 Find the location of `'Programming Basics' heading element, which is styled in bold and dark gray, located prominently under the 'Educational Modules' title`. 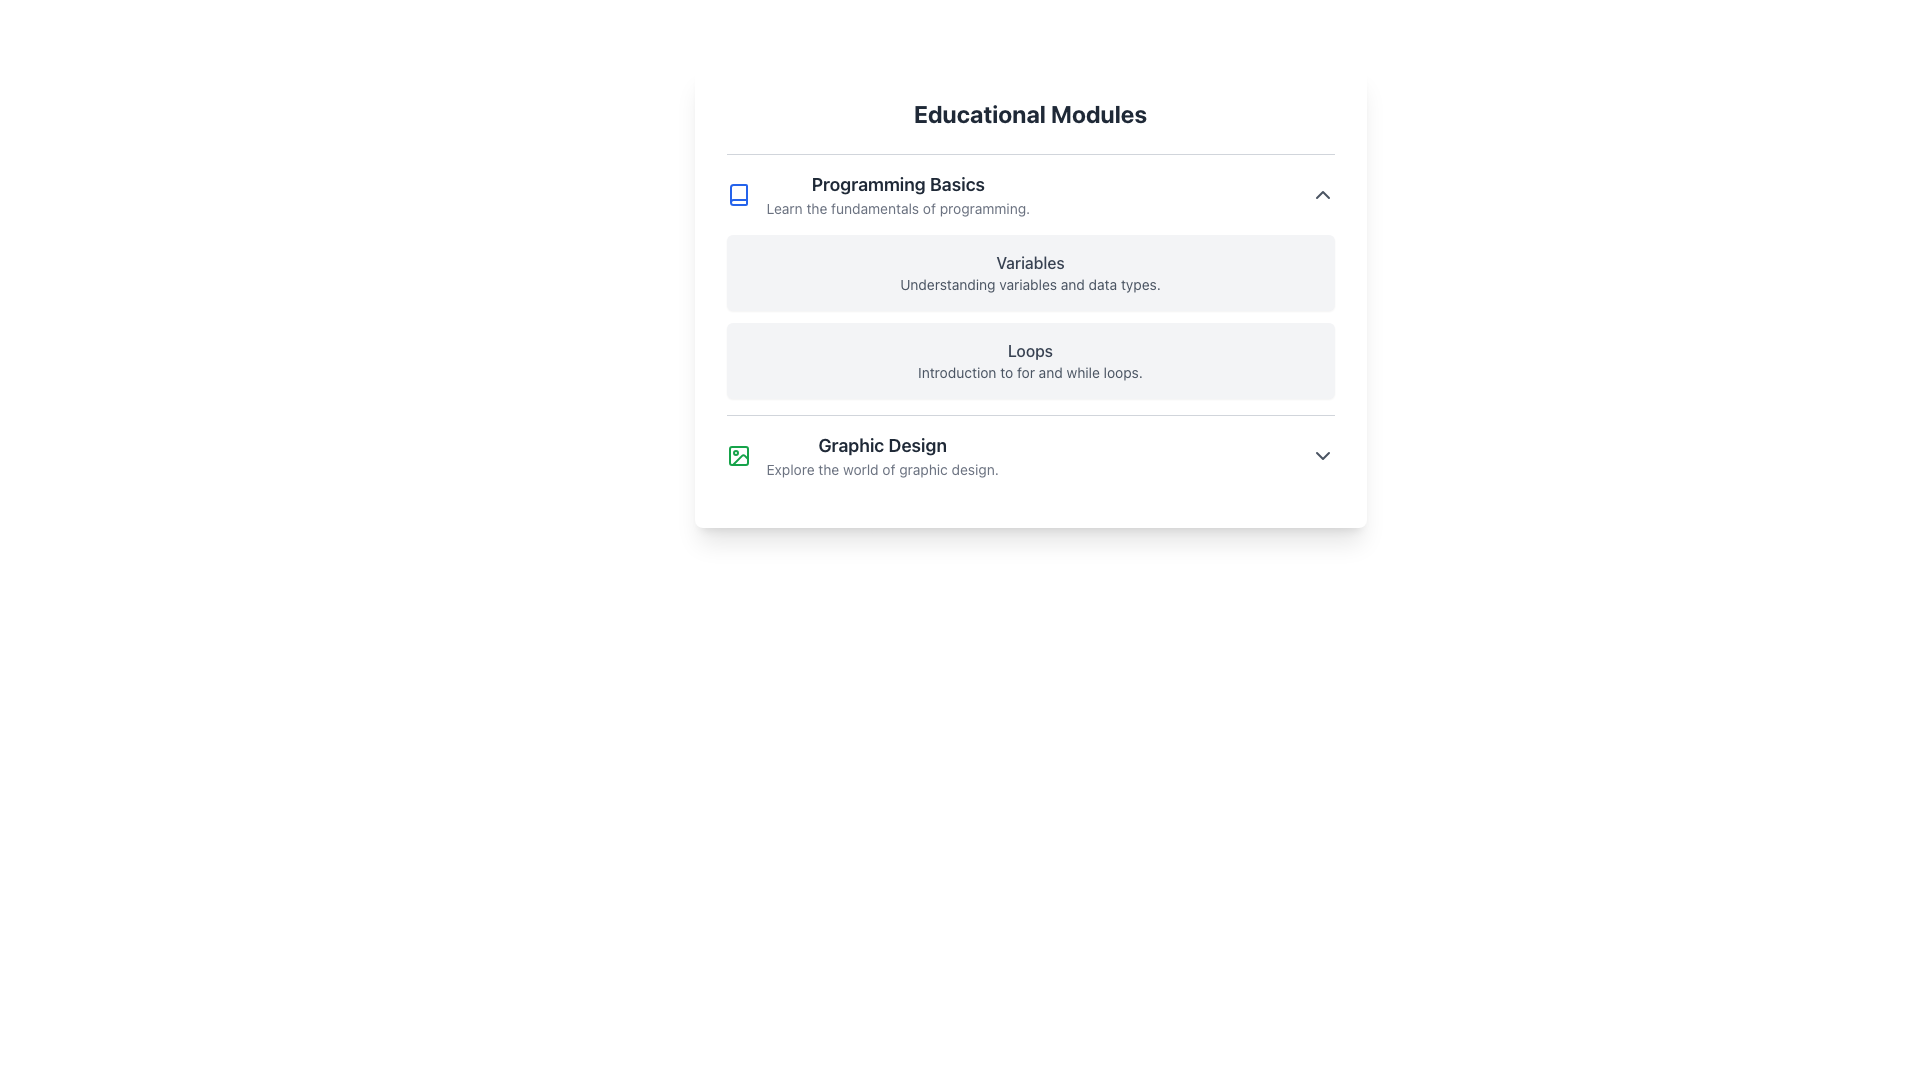

'Programming Basics' heading element, which is styled in bold and dark gray, located prominently under the 'Educational Modules' title is located at coordinates (897, 185).